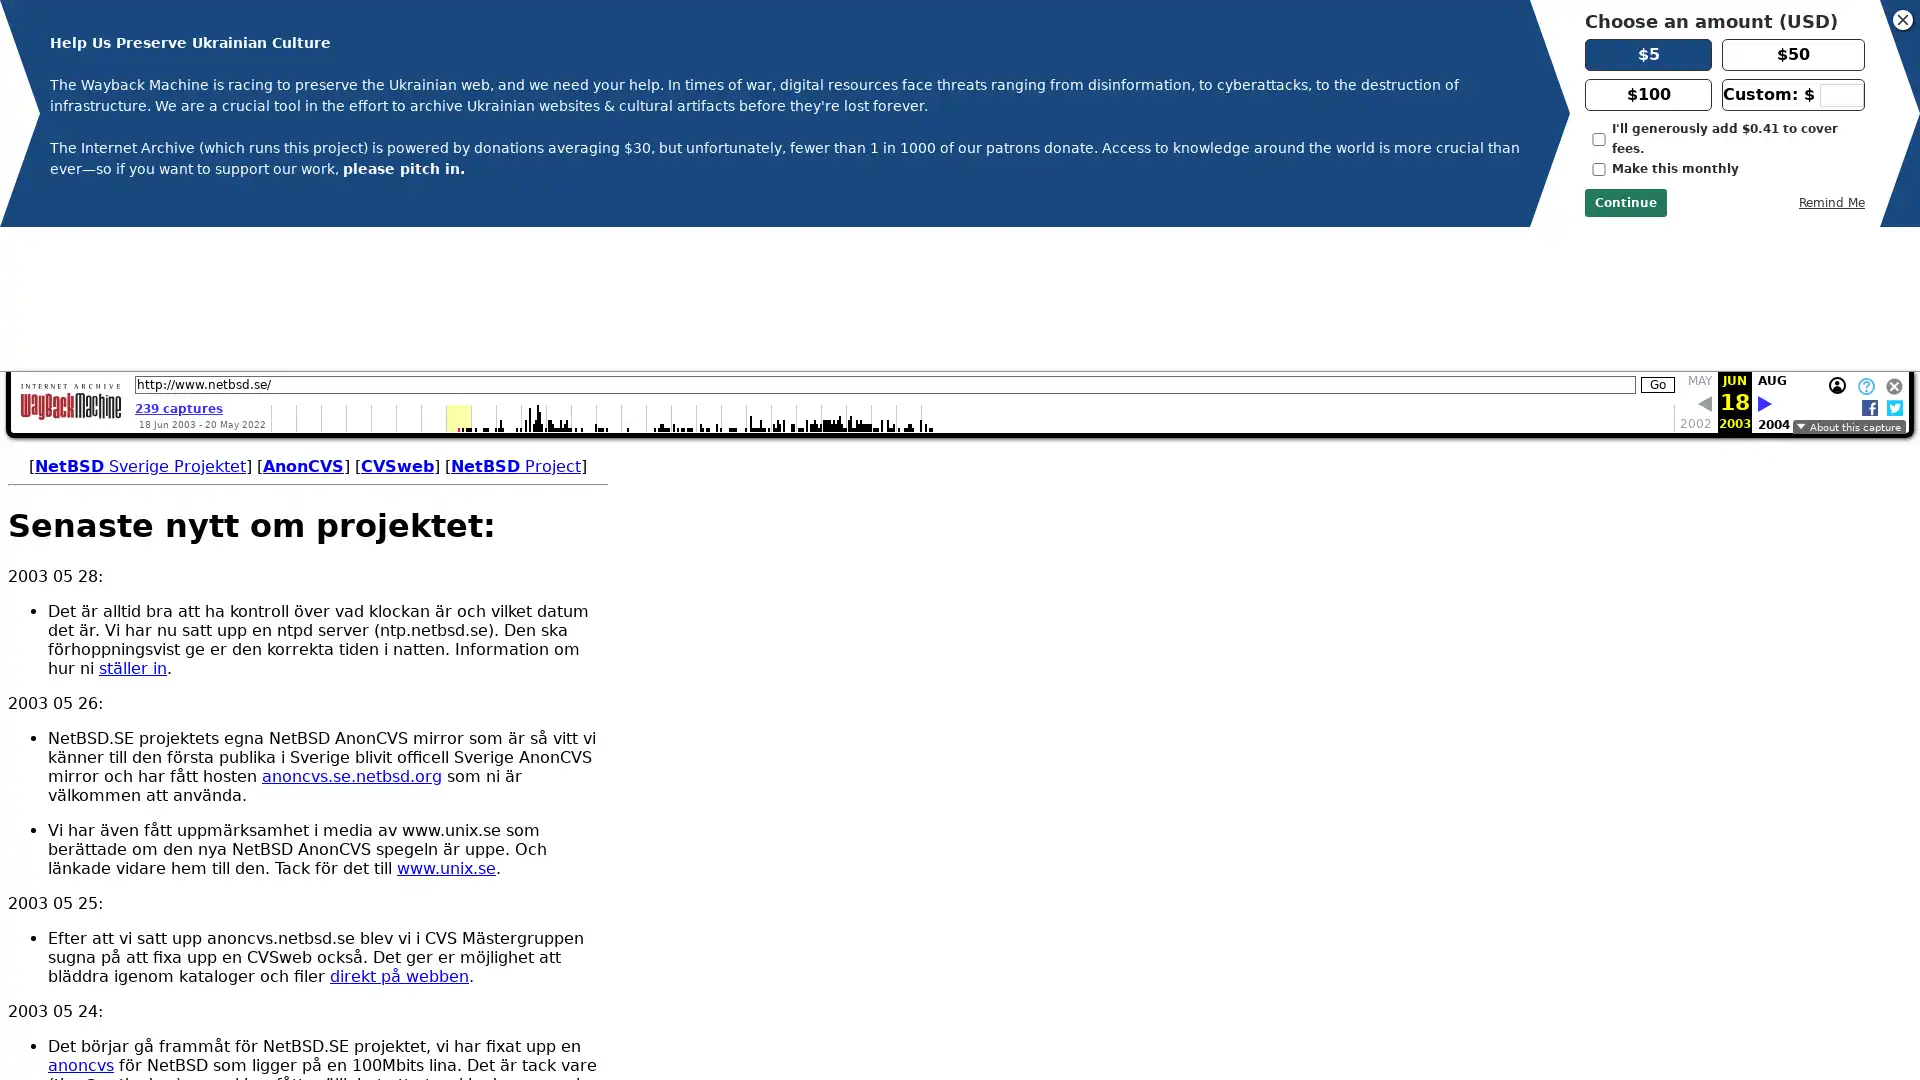 The image size is (1920, 1080). I want to click on Go, so click(1657, 239).